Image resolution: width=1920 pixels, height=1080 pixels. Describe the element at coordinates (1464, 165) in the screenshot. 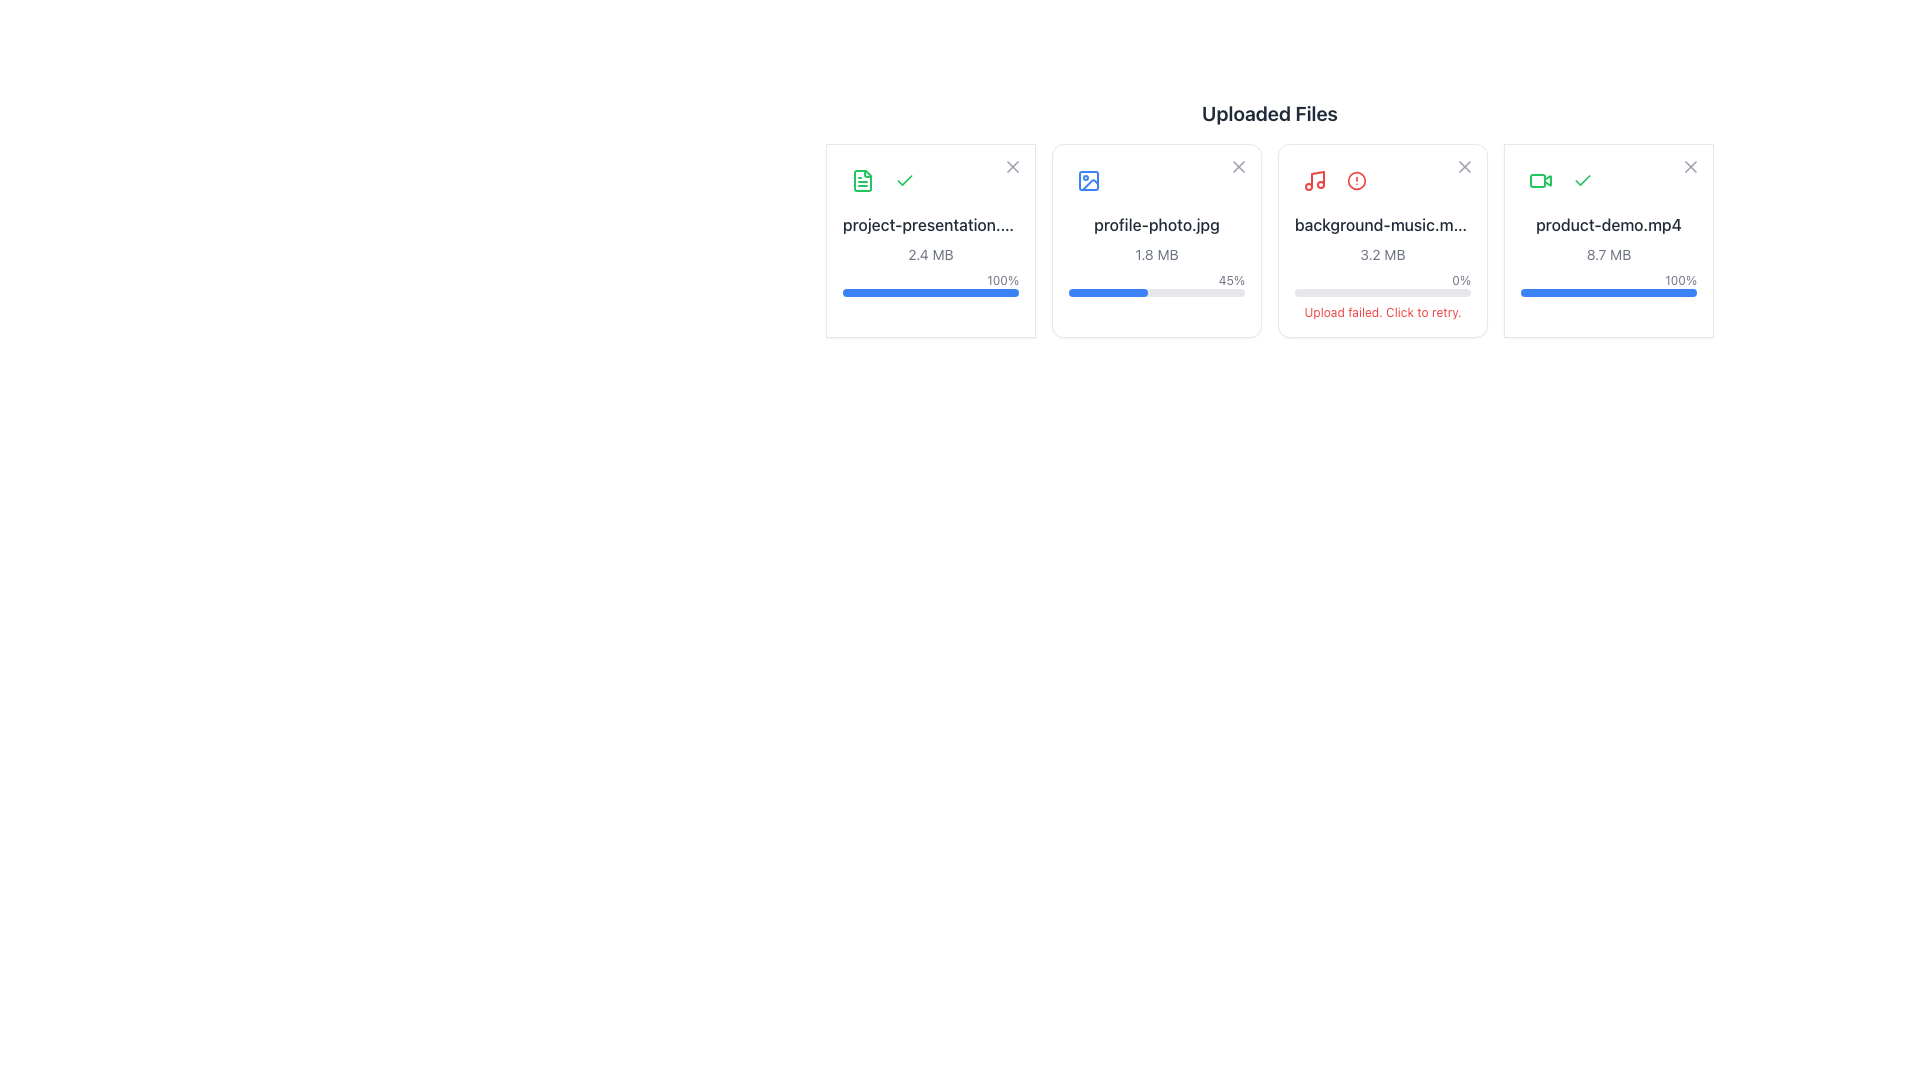

I see `the remove button icon located in the top-right corner of the file card for 'background-music.mp3'` at that location.